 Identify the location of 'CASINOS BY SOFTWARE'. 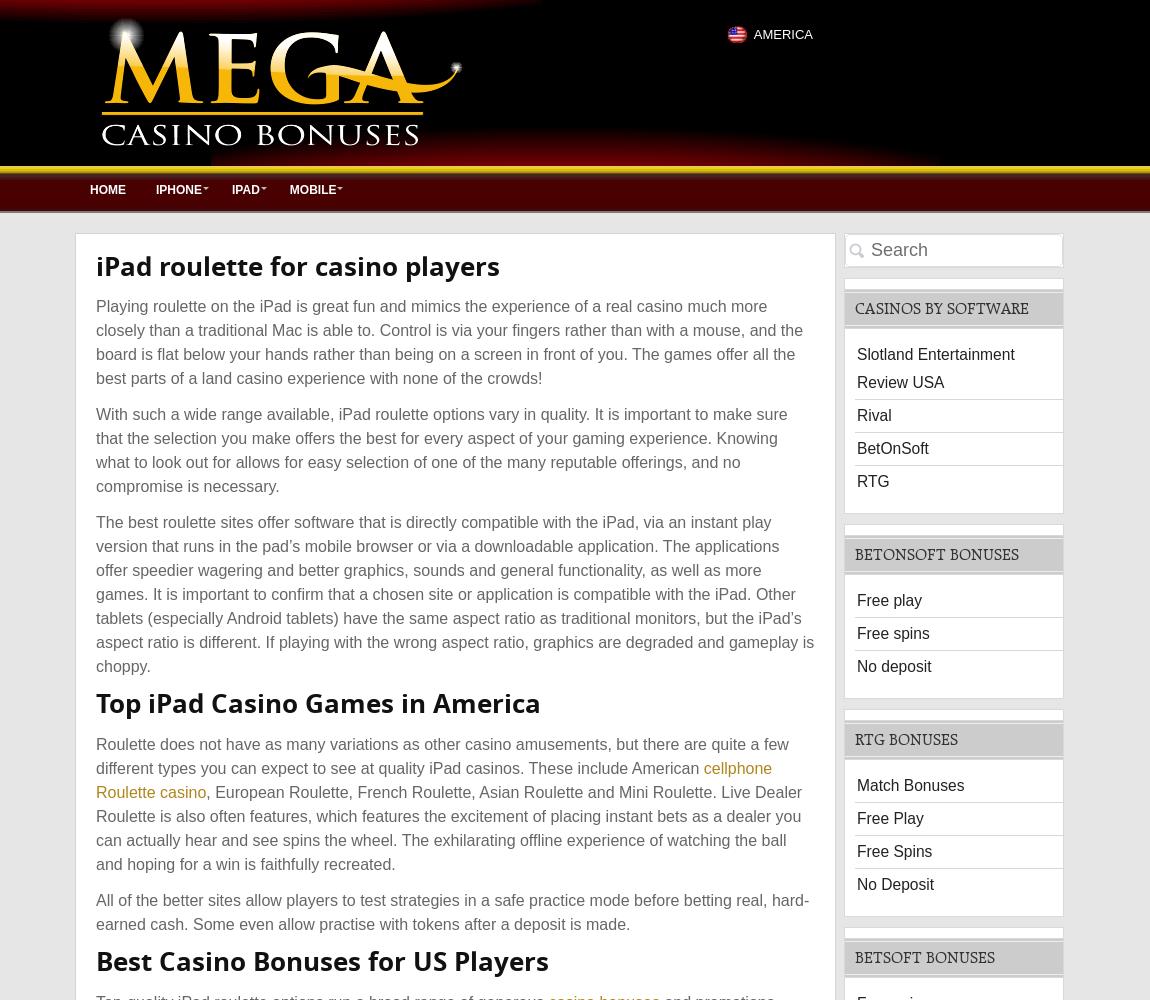
(941, 307).